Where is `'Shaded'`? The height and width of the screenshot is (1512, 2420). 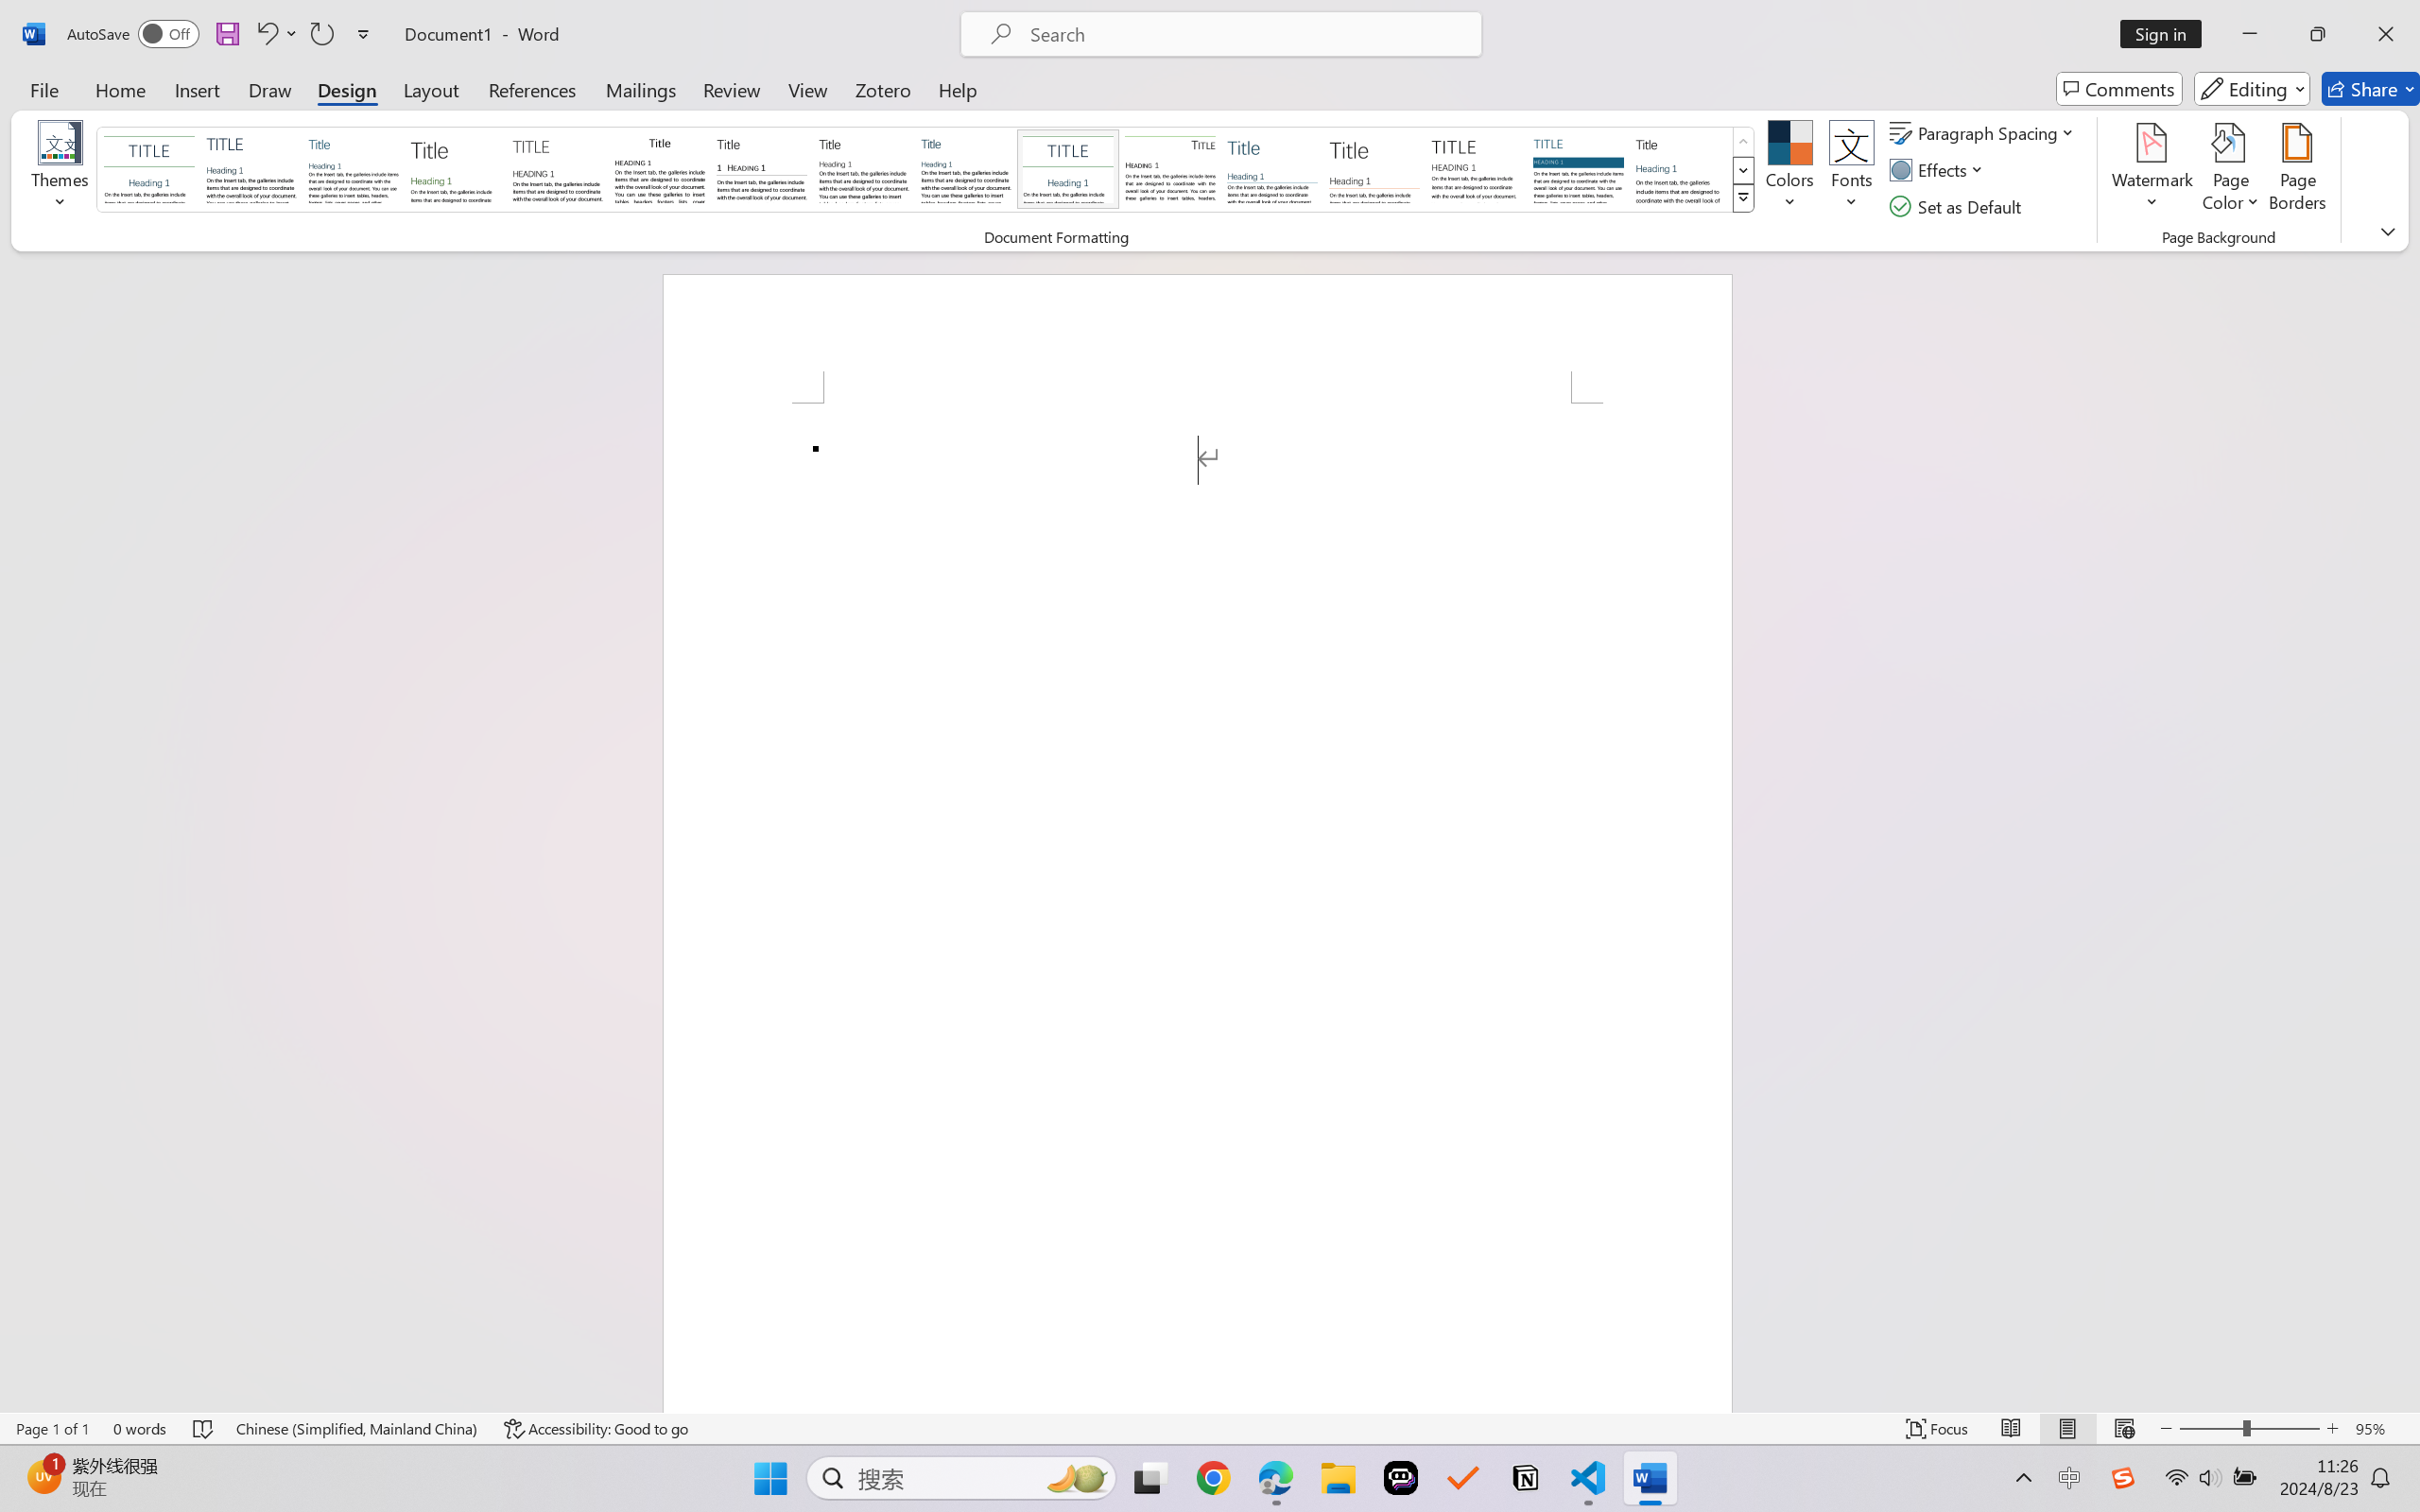 'Shaded' is located at coordinates (1577, 168).